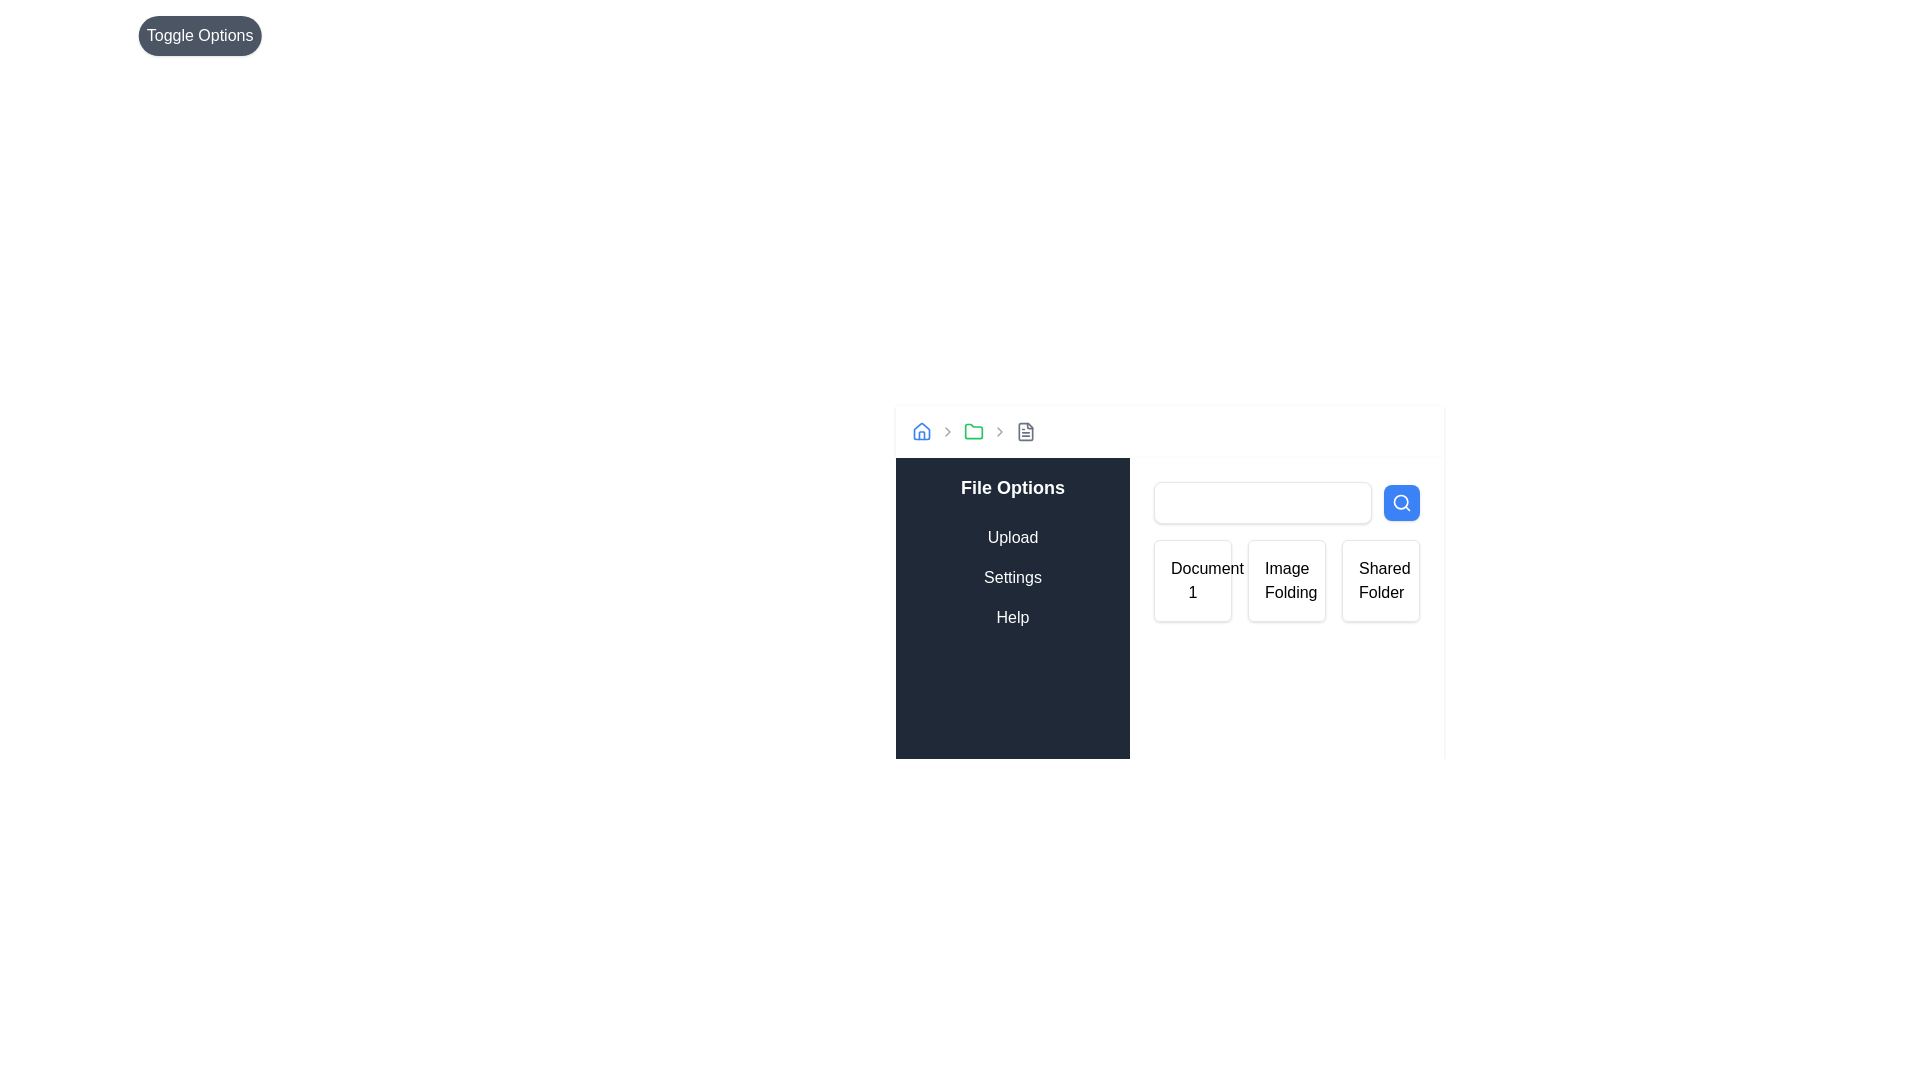 This screenshot has width=1920, height=1080. I want to click on the toggle button located at the top-left corner of the window to observe the color change, so click(200, 35).